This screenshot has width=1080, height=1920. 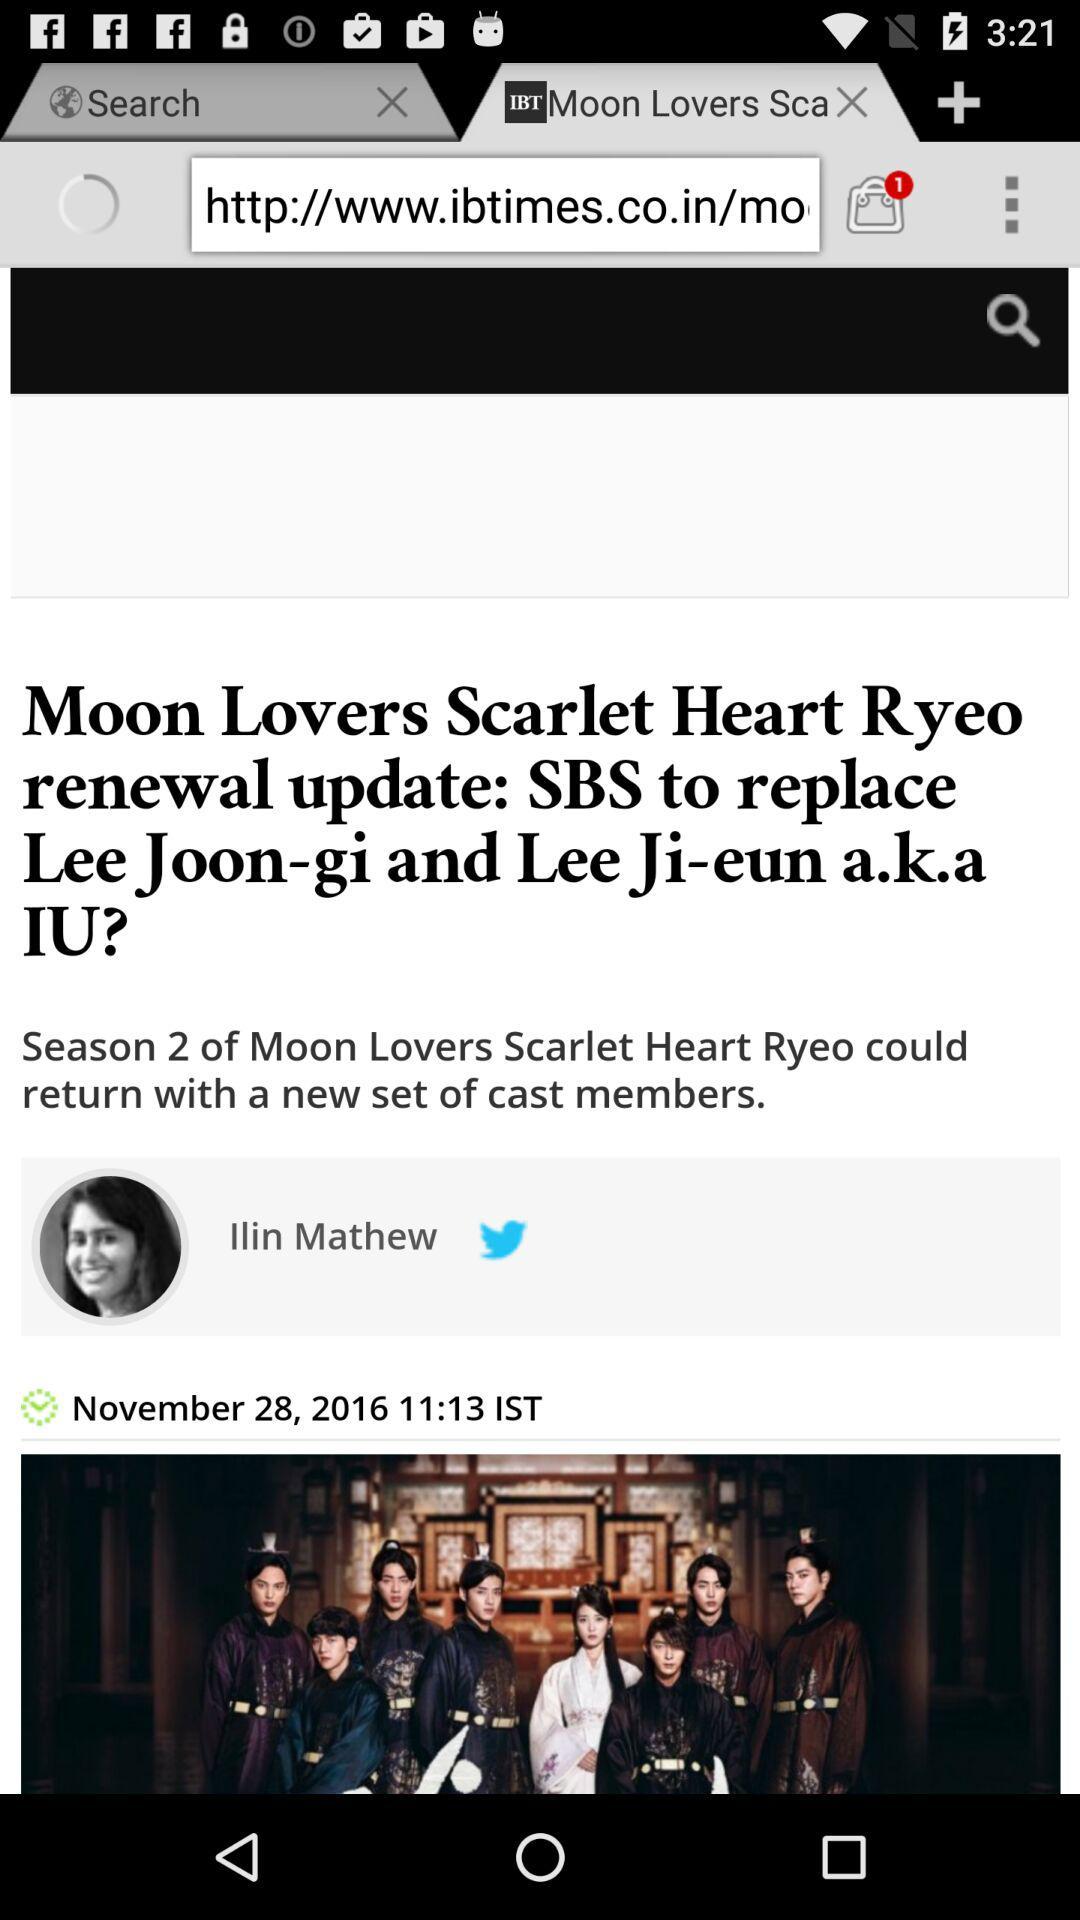 I want to click on new tab, so click(x=957, y=101).